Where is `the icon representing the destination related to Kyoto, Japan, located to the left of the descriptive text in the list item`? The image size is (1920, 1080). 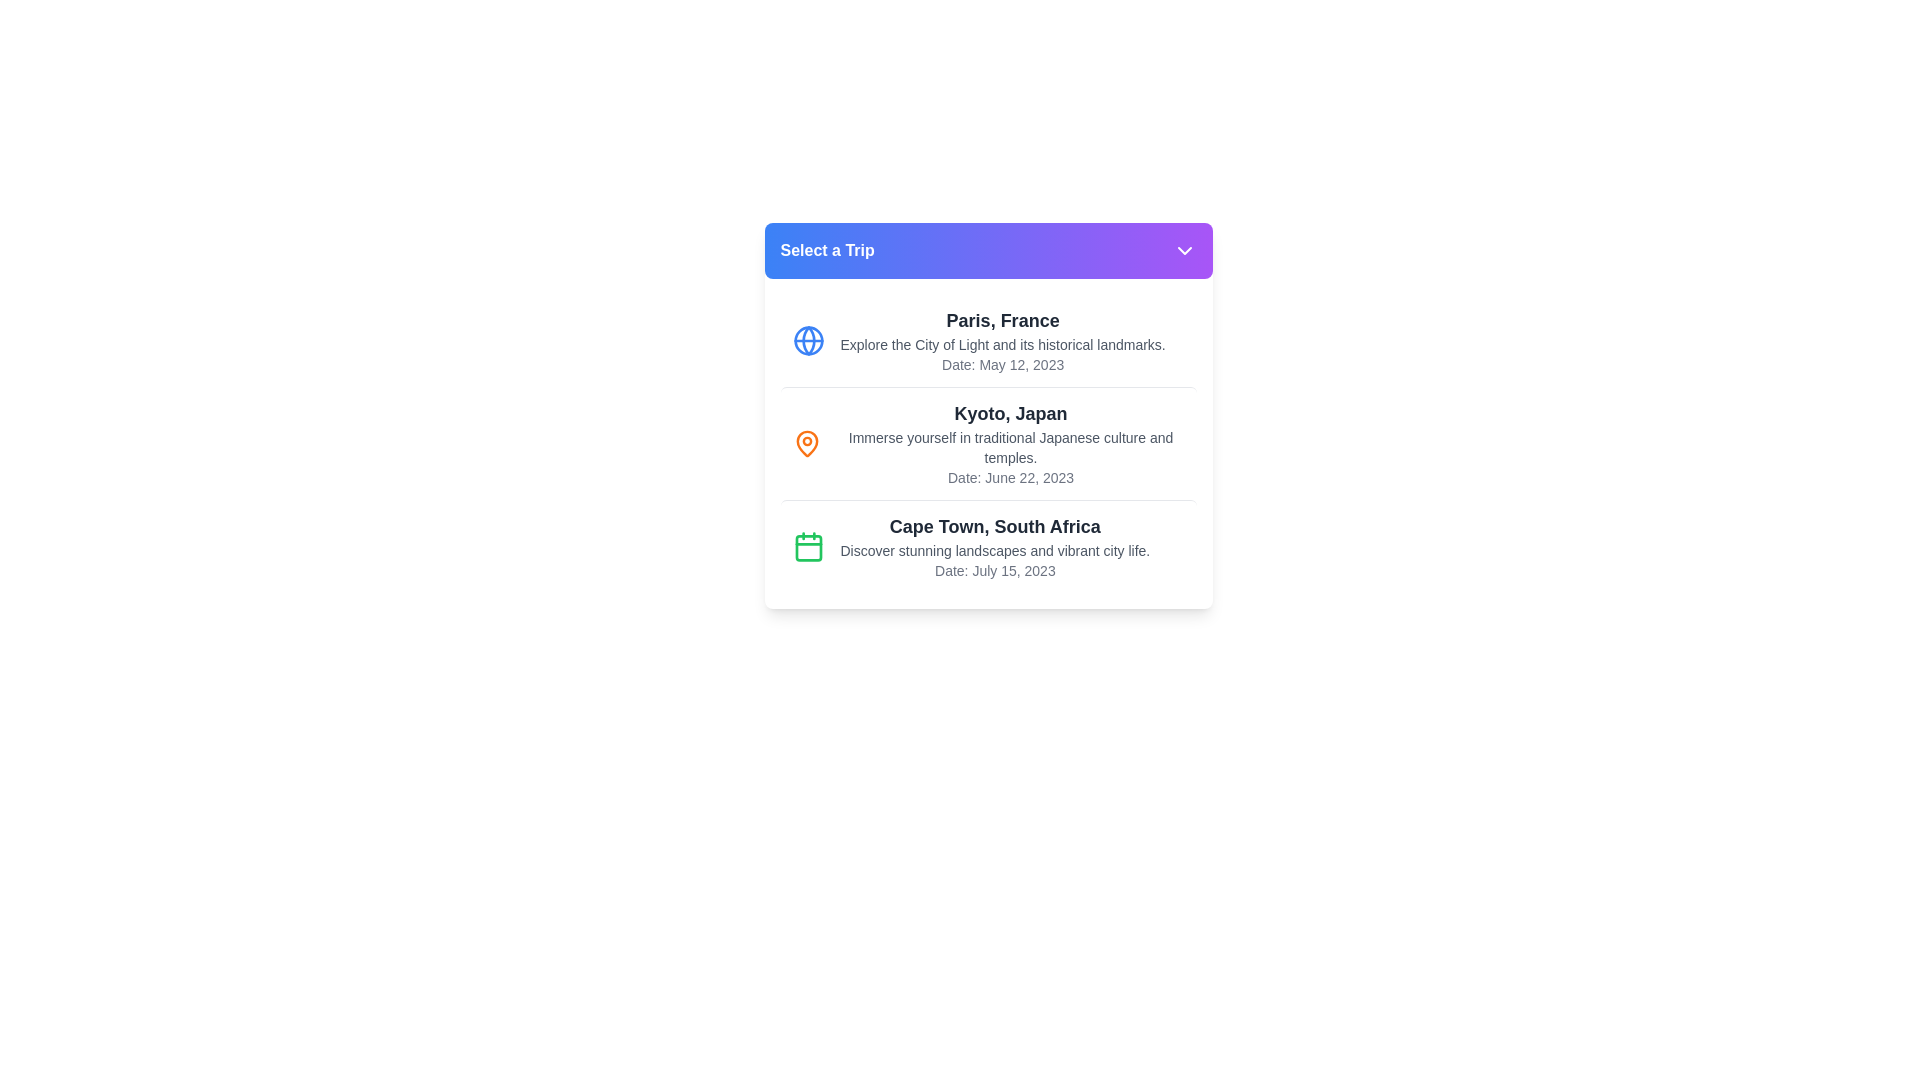
the icon representing the destination related to Kyoto, Japan, located to the left of the descriptive text in the list item is located at coordinates (806, 442).